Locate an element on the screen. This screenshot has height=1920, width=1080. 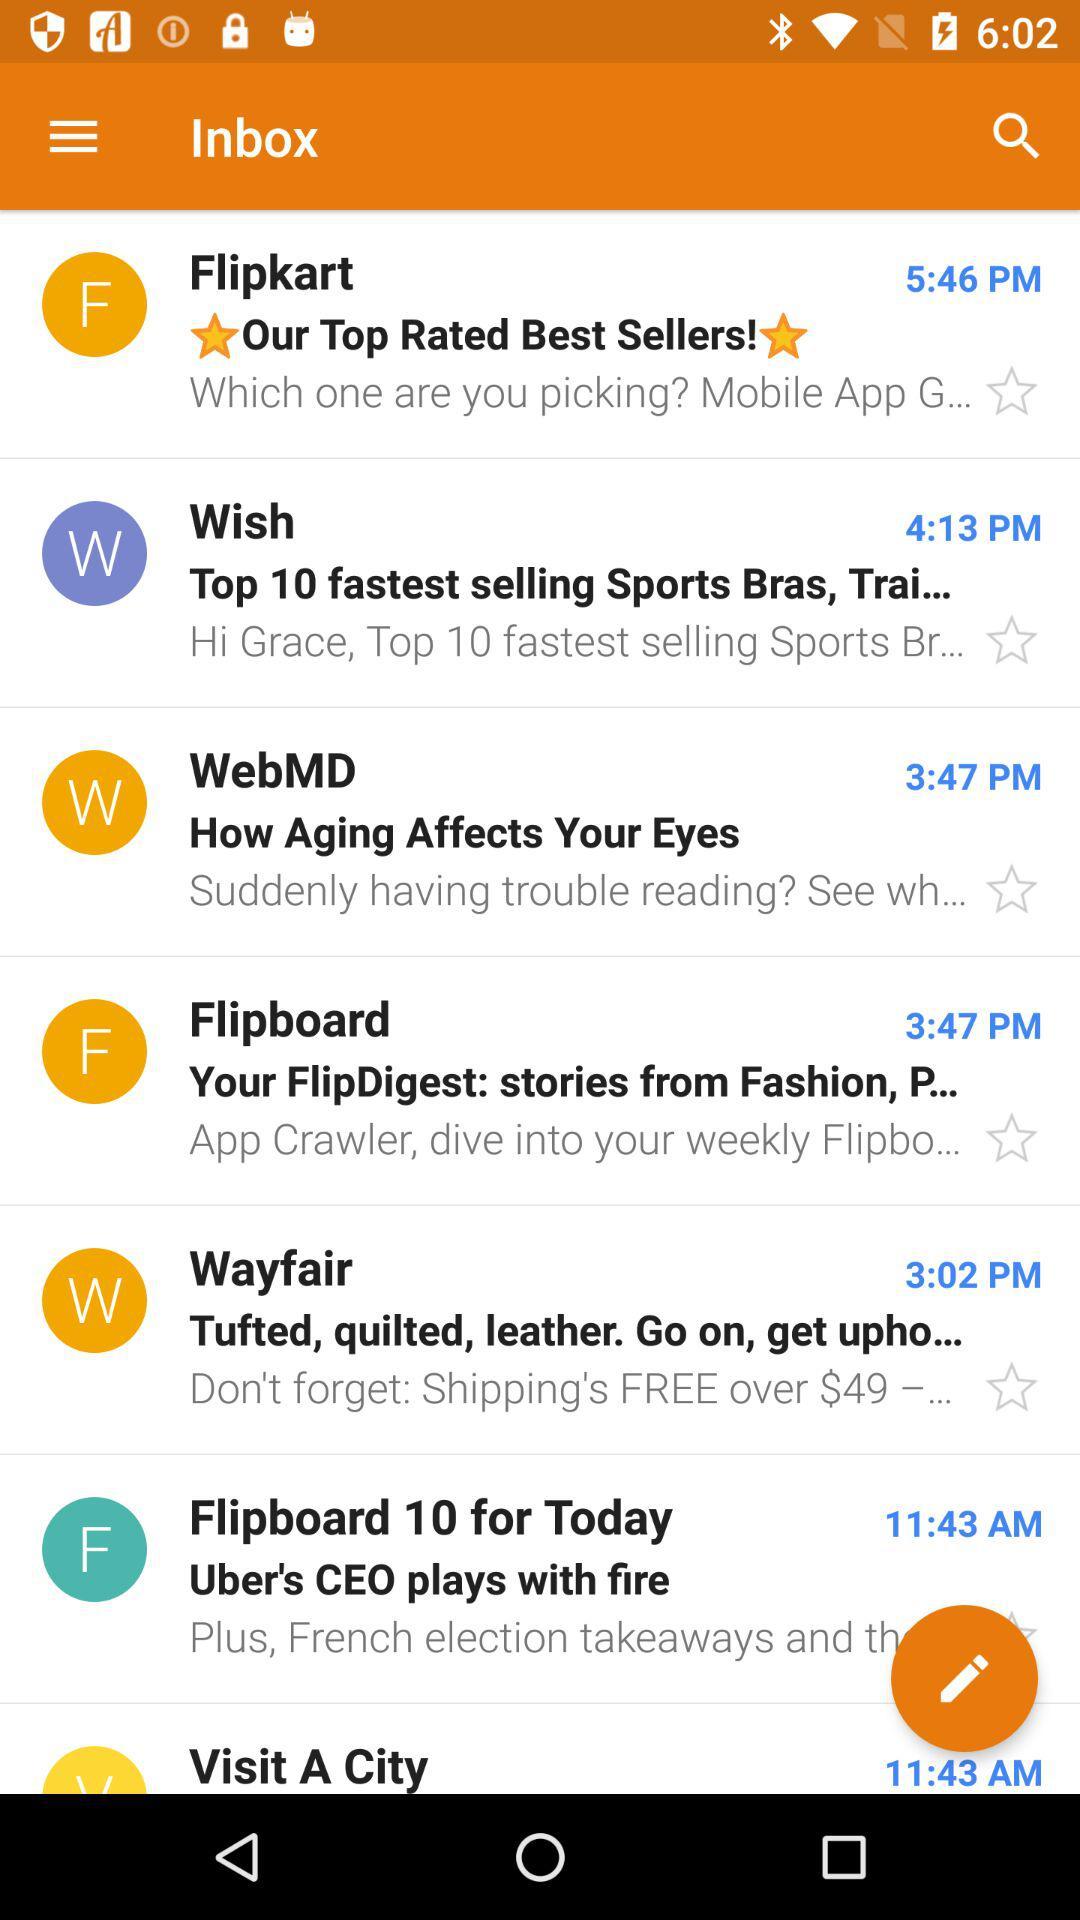
the icon at the top right corner is located at coordinates (1017, 135).